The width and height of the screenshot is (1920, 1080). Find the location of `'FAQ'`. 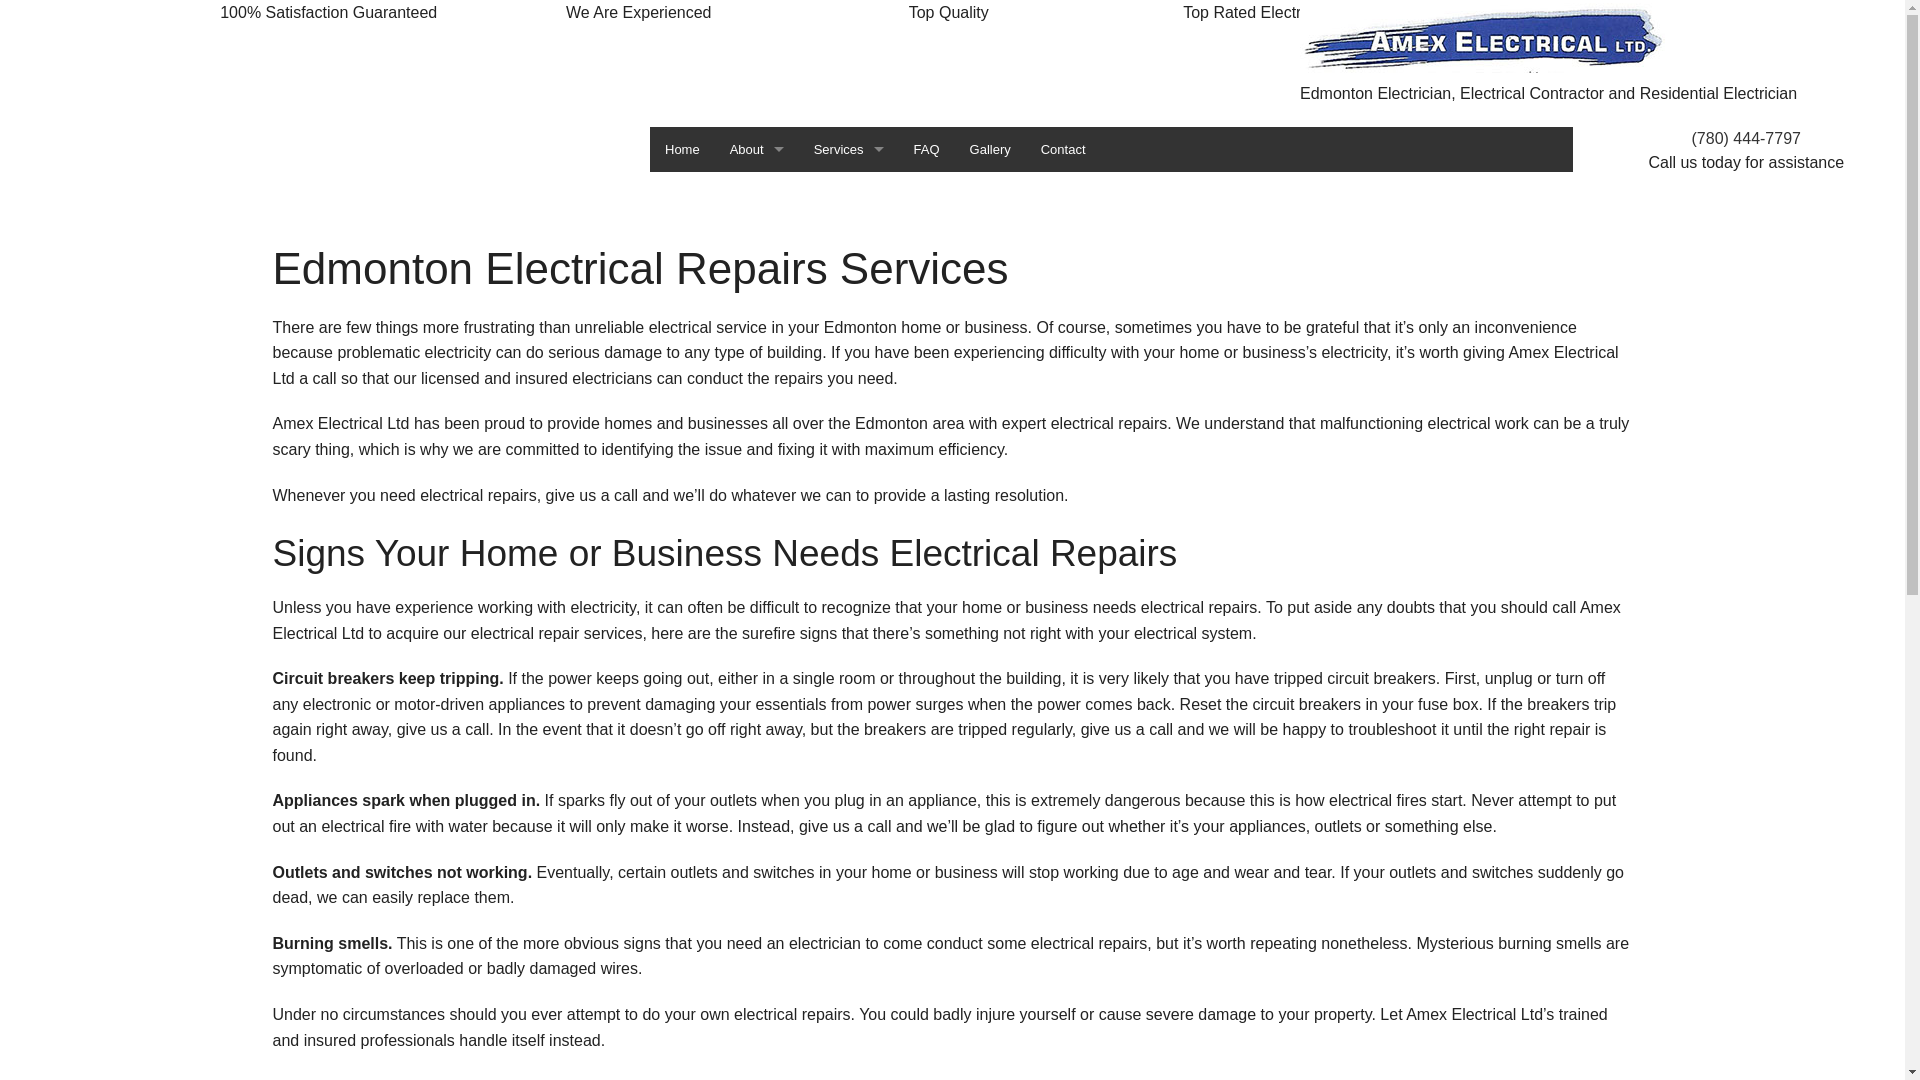

'FAQ' is located at coordinates (925, 148).